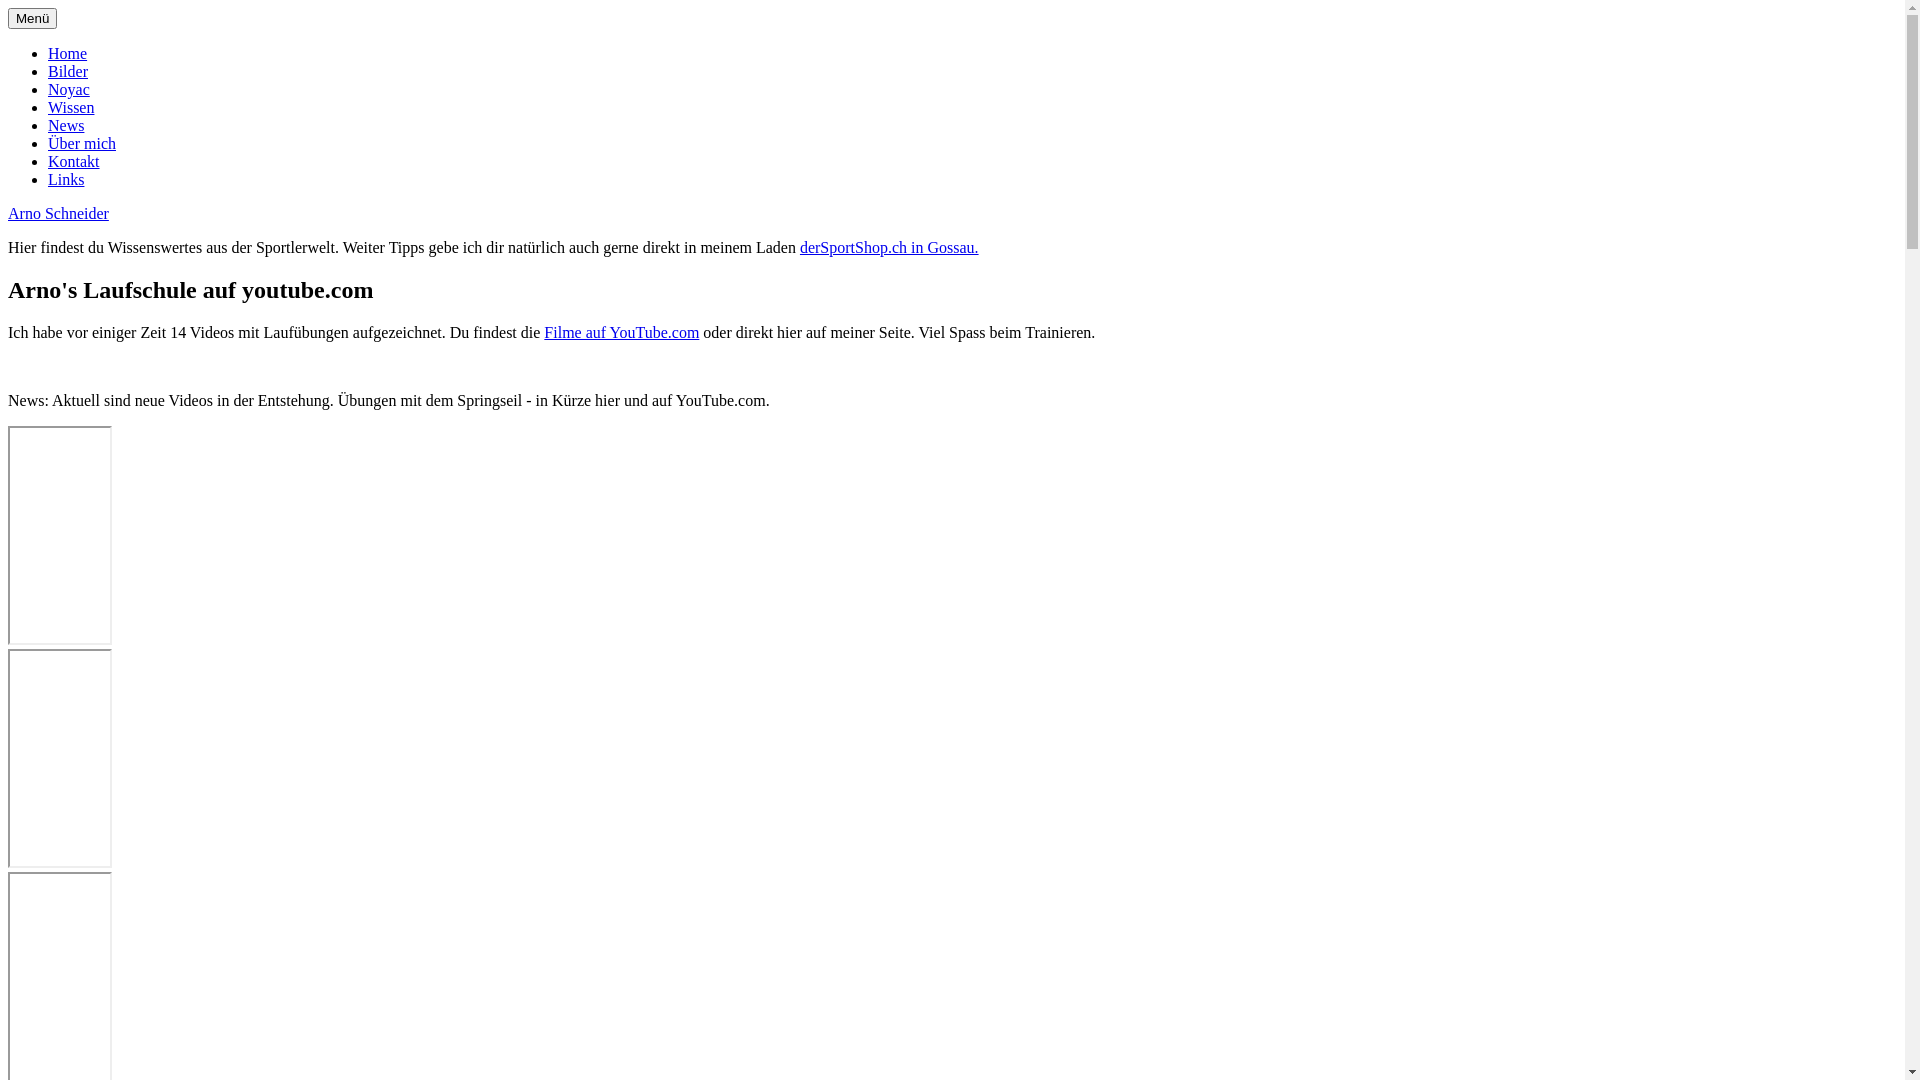 The image size is (1920, 1080). Describe the element at coordinates (66, 125) in the screenshot. I see `'News'` at that location.